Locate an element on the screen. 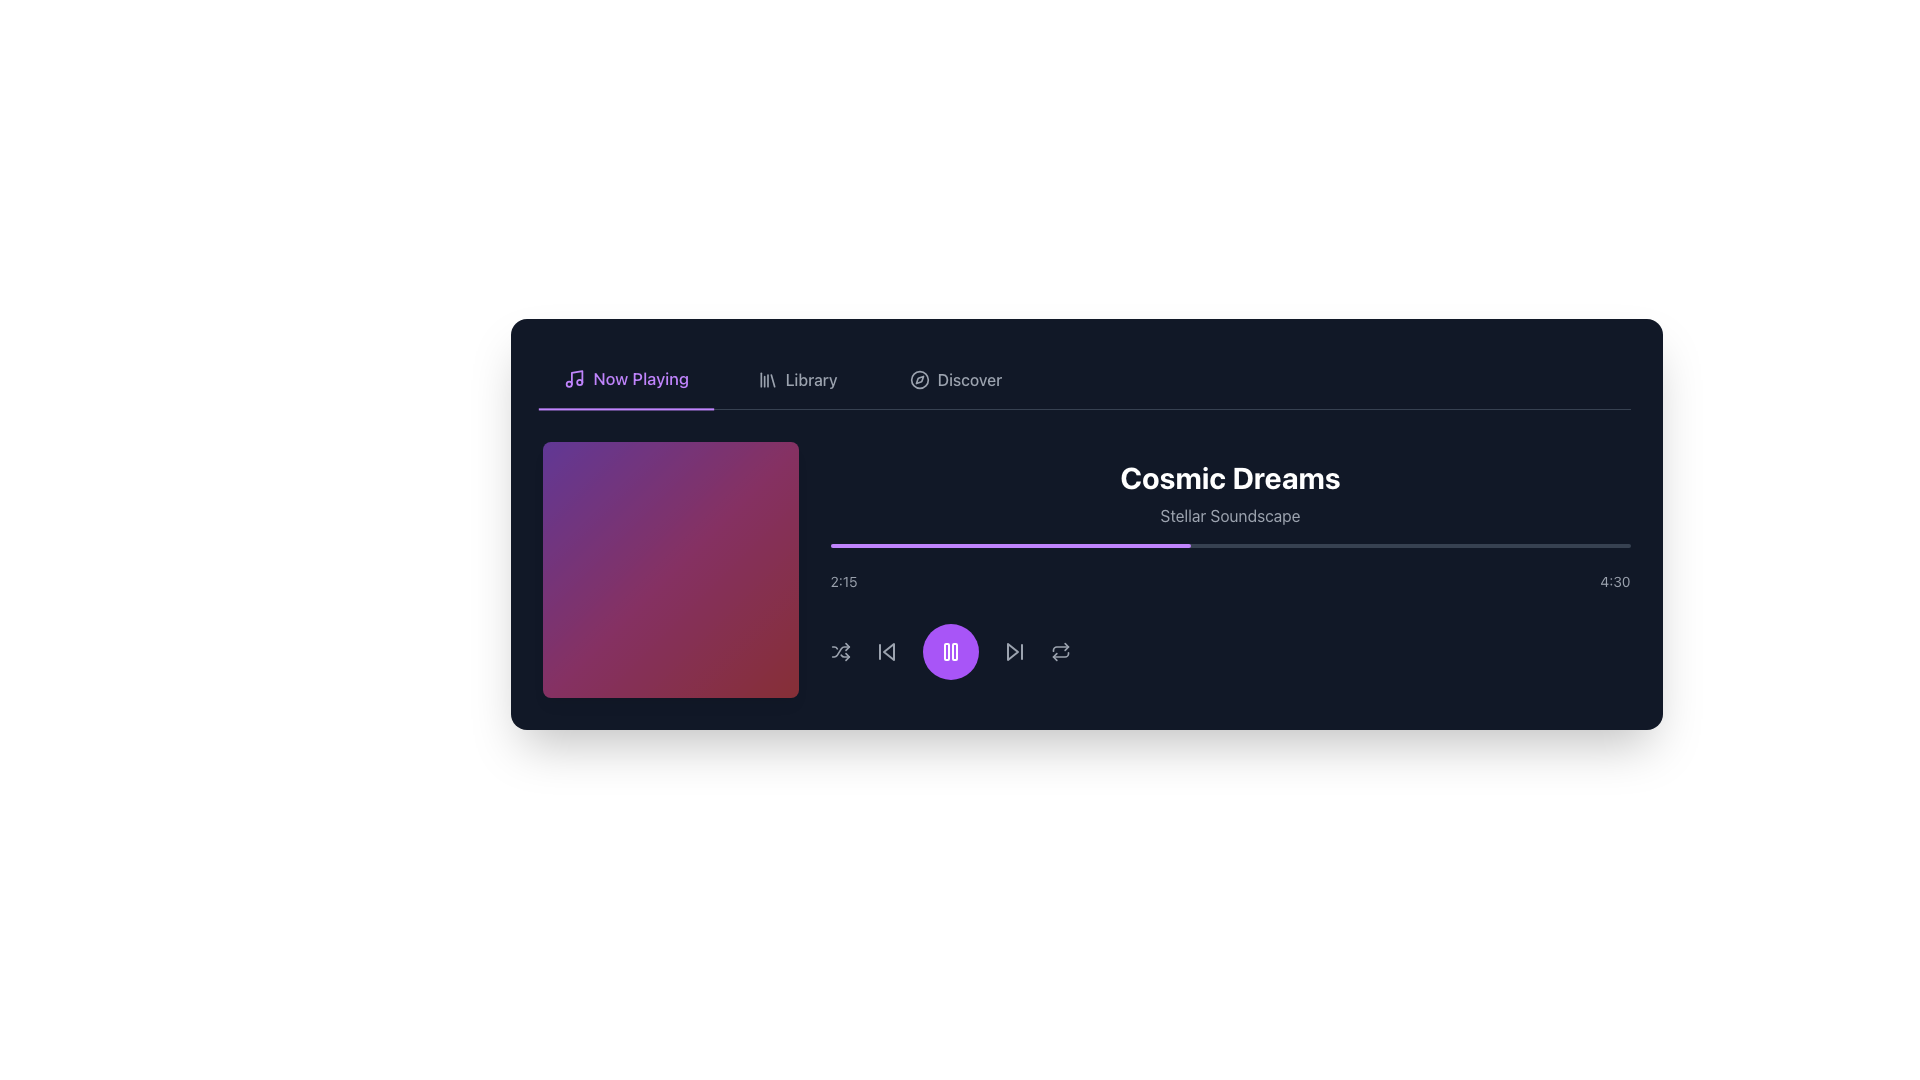 The image size is (1920, 1080). the subtitle text label located directly below the 'Cosmic Dreams' title, providing additional descriptive information about the media is located at coordinates (1229, 515).